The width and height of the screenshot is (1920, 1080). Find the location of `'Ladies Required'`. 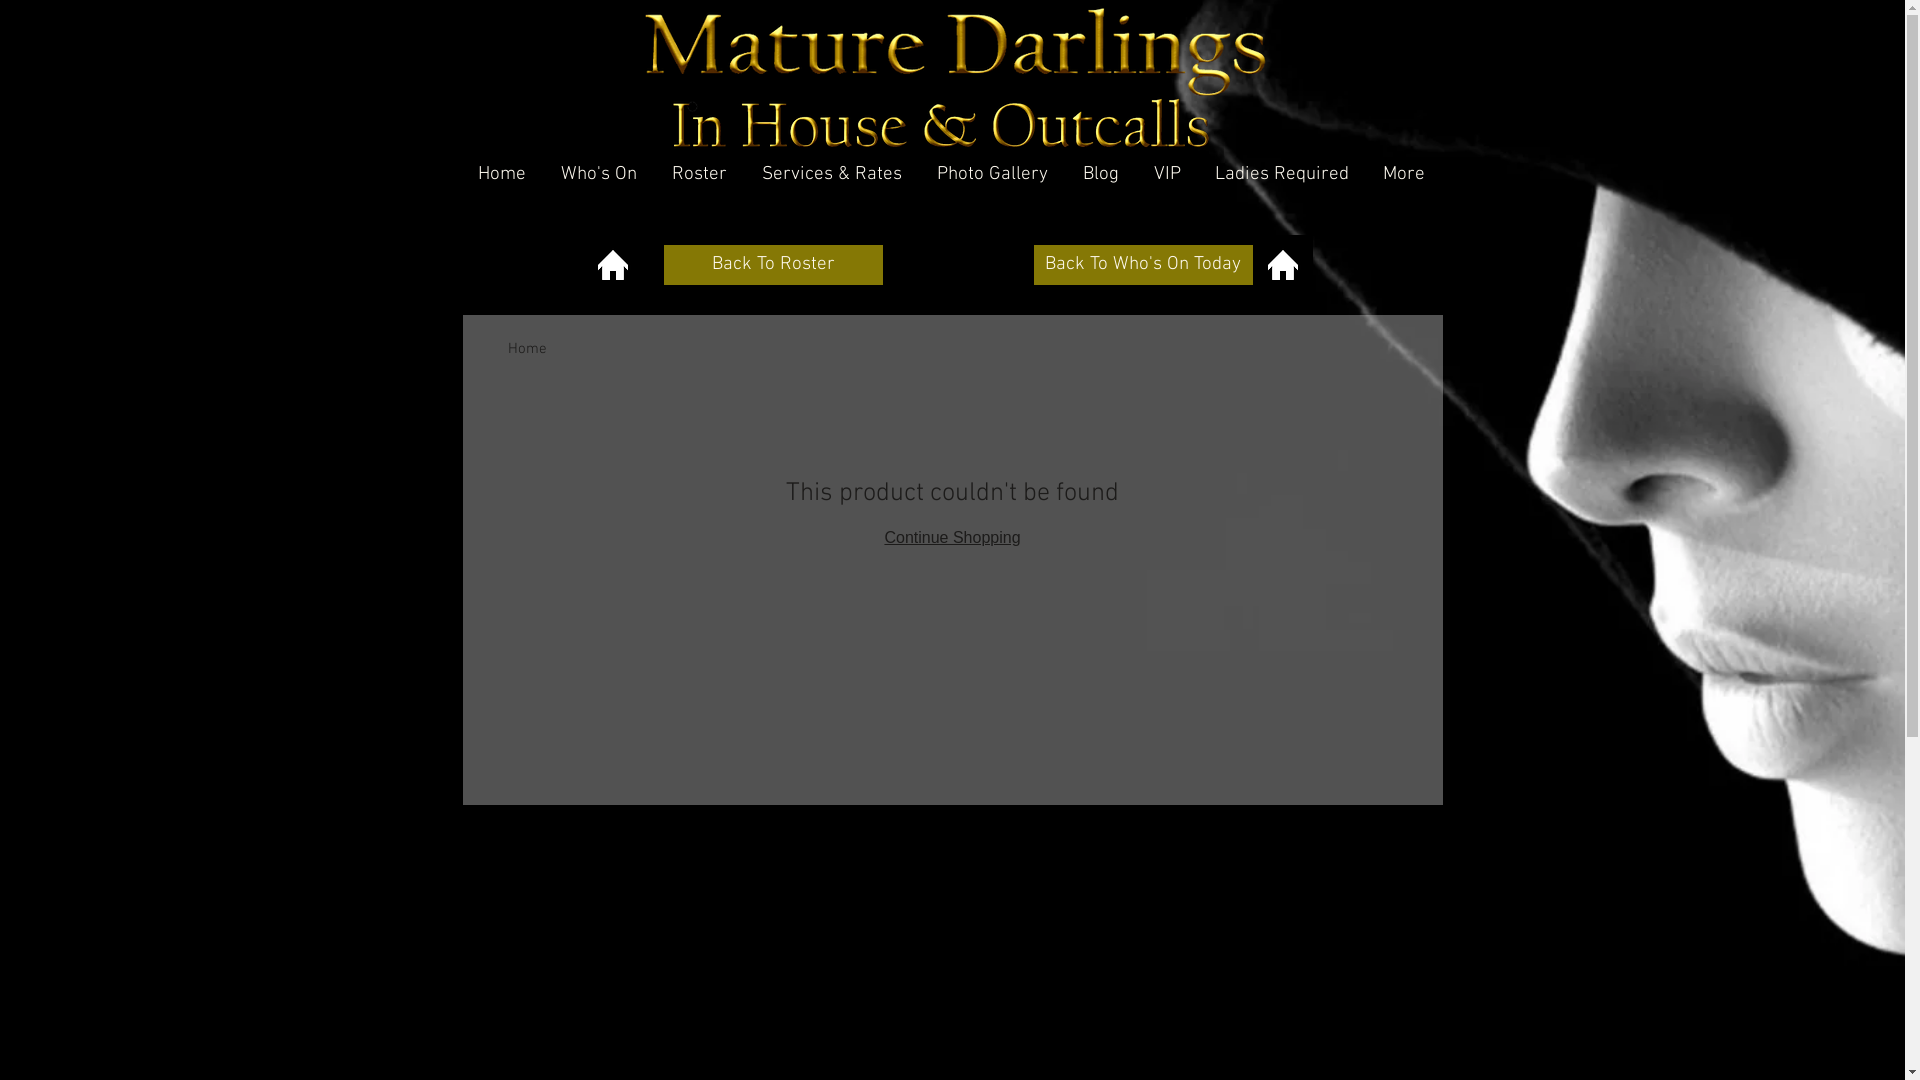

'Ladies Required' is located at coordinates (1198, 173).